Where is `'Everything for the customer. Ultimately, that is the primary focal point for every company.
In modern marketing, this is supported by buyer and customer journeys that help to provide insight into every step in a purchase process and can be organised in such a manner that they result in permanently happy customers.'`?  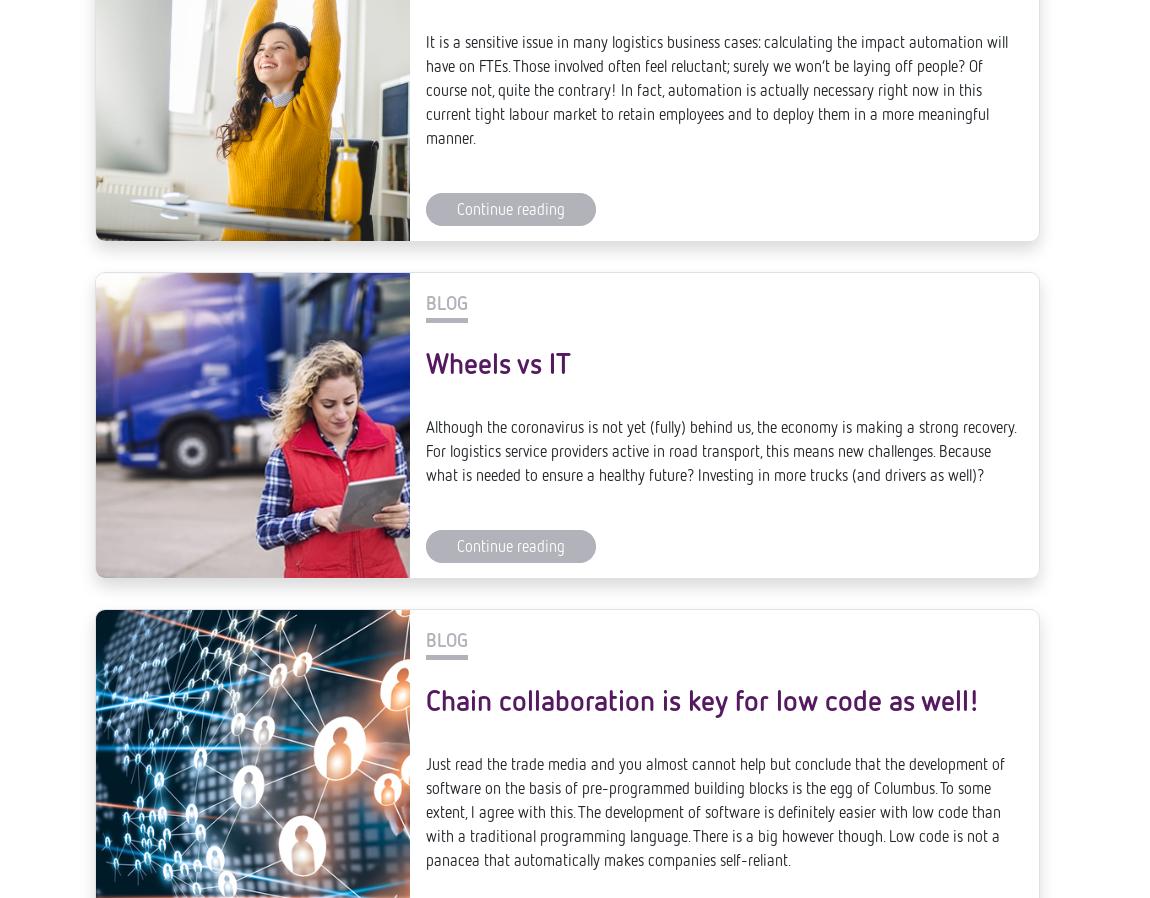 'Everything for the customer. Ultimately, that is the primary focal point for every company.
In modern marketing, this is supported by buyer and customer journeys that help to provide insight into every step in a purchase process and can be organised in such a manner that they result in permanently happy customers.' is located at coordinates (720, 506).